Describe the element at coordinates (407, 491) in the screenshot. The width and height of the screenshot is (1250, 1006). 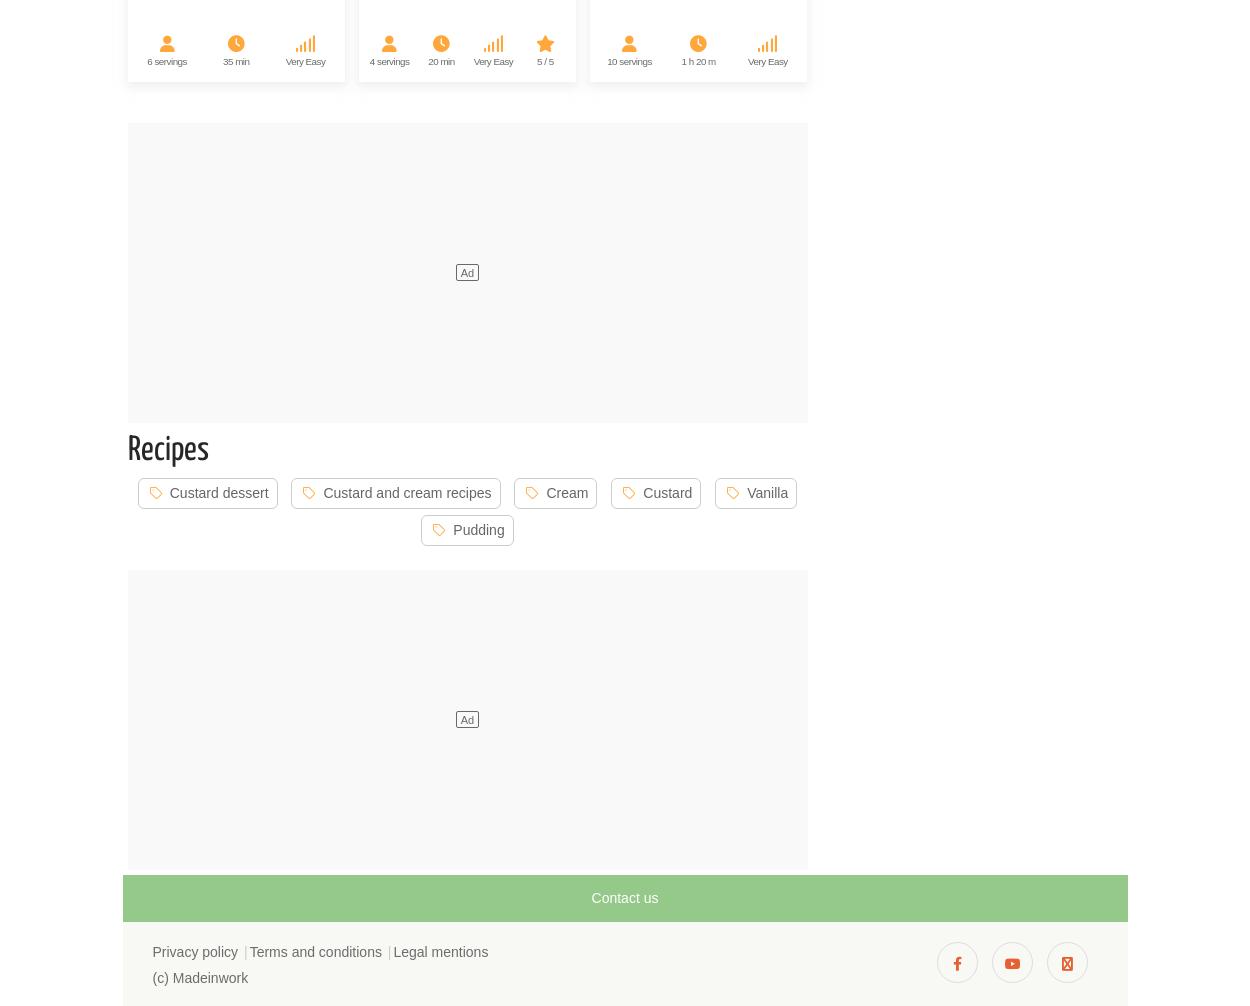
I see `'Custard and cream recipes'` at that location.